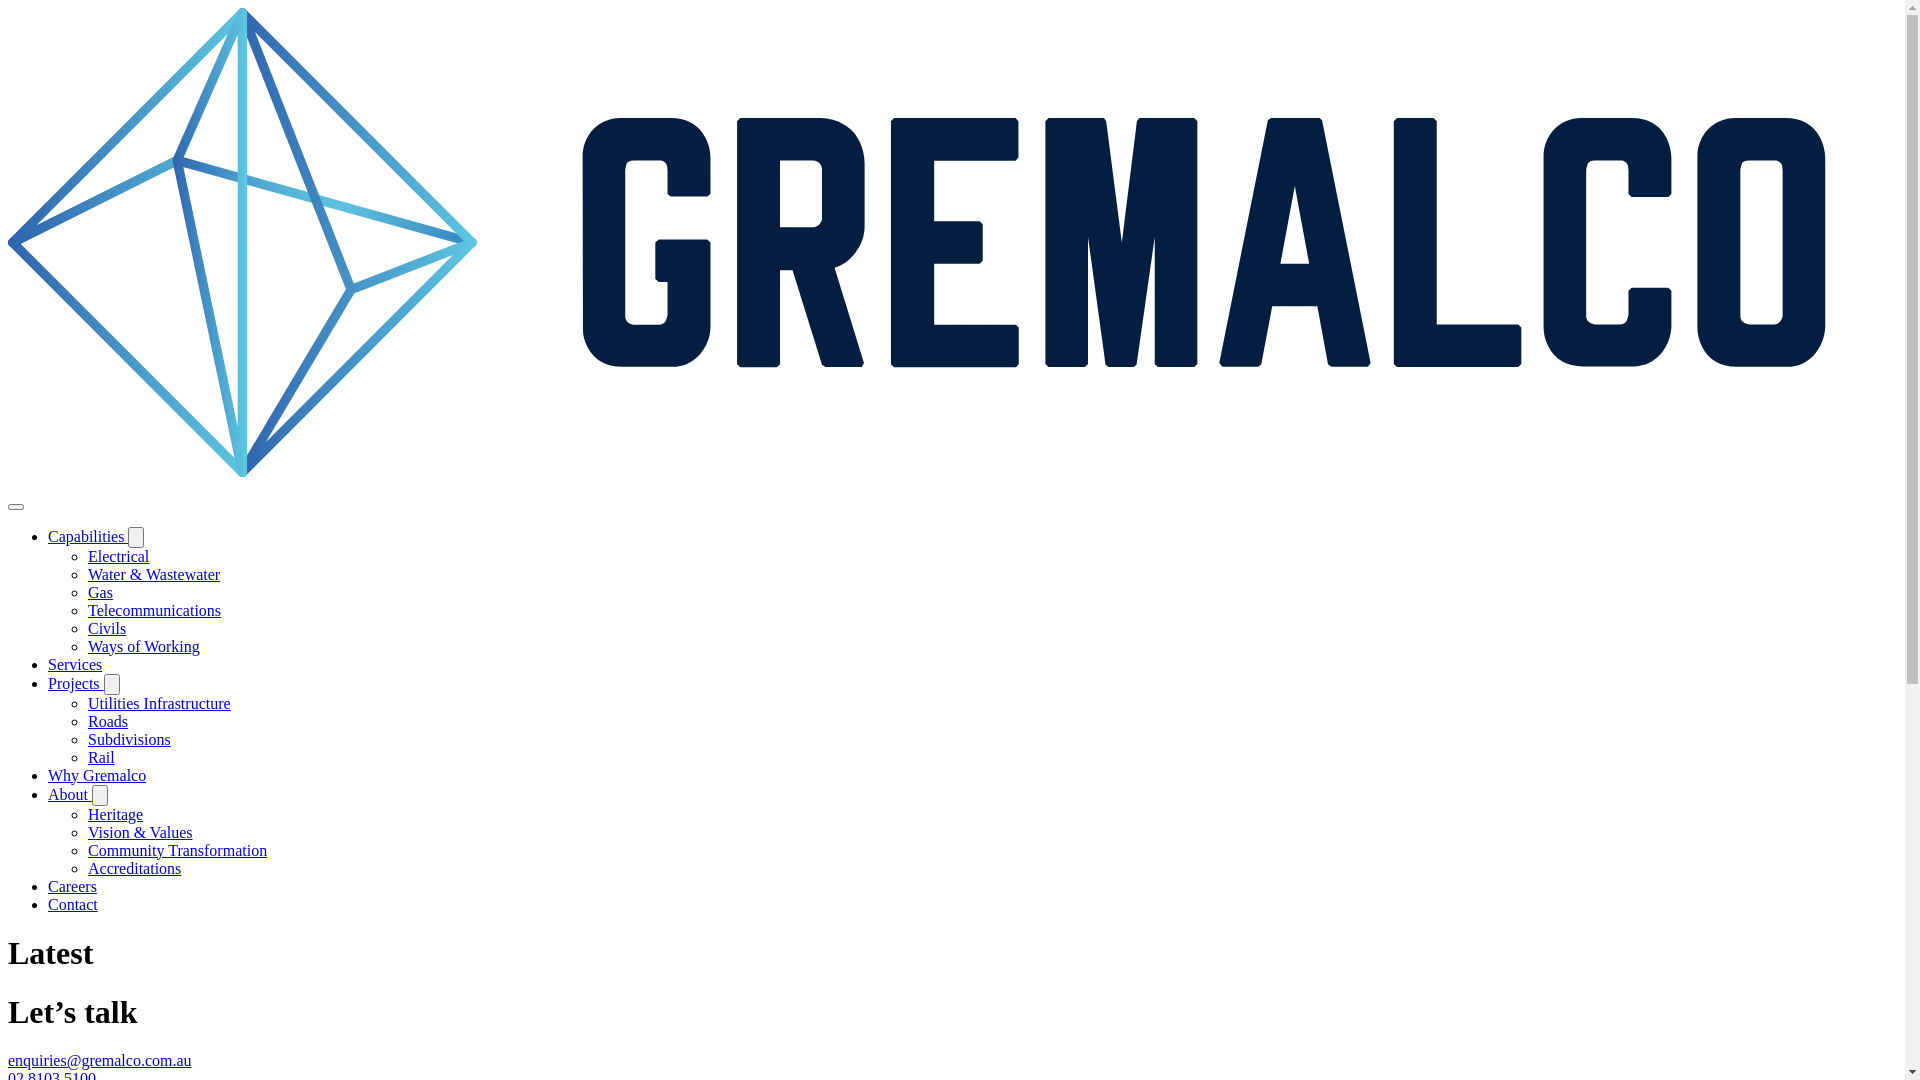  Describe the element at coordinates (86, 739) in the screenshot. I see `'Subdivisions'` at that location.